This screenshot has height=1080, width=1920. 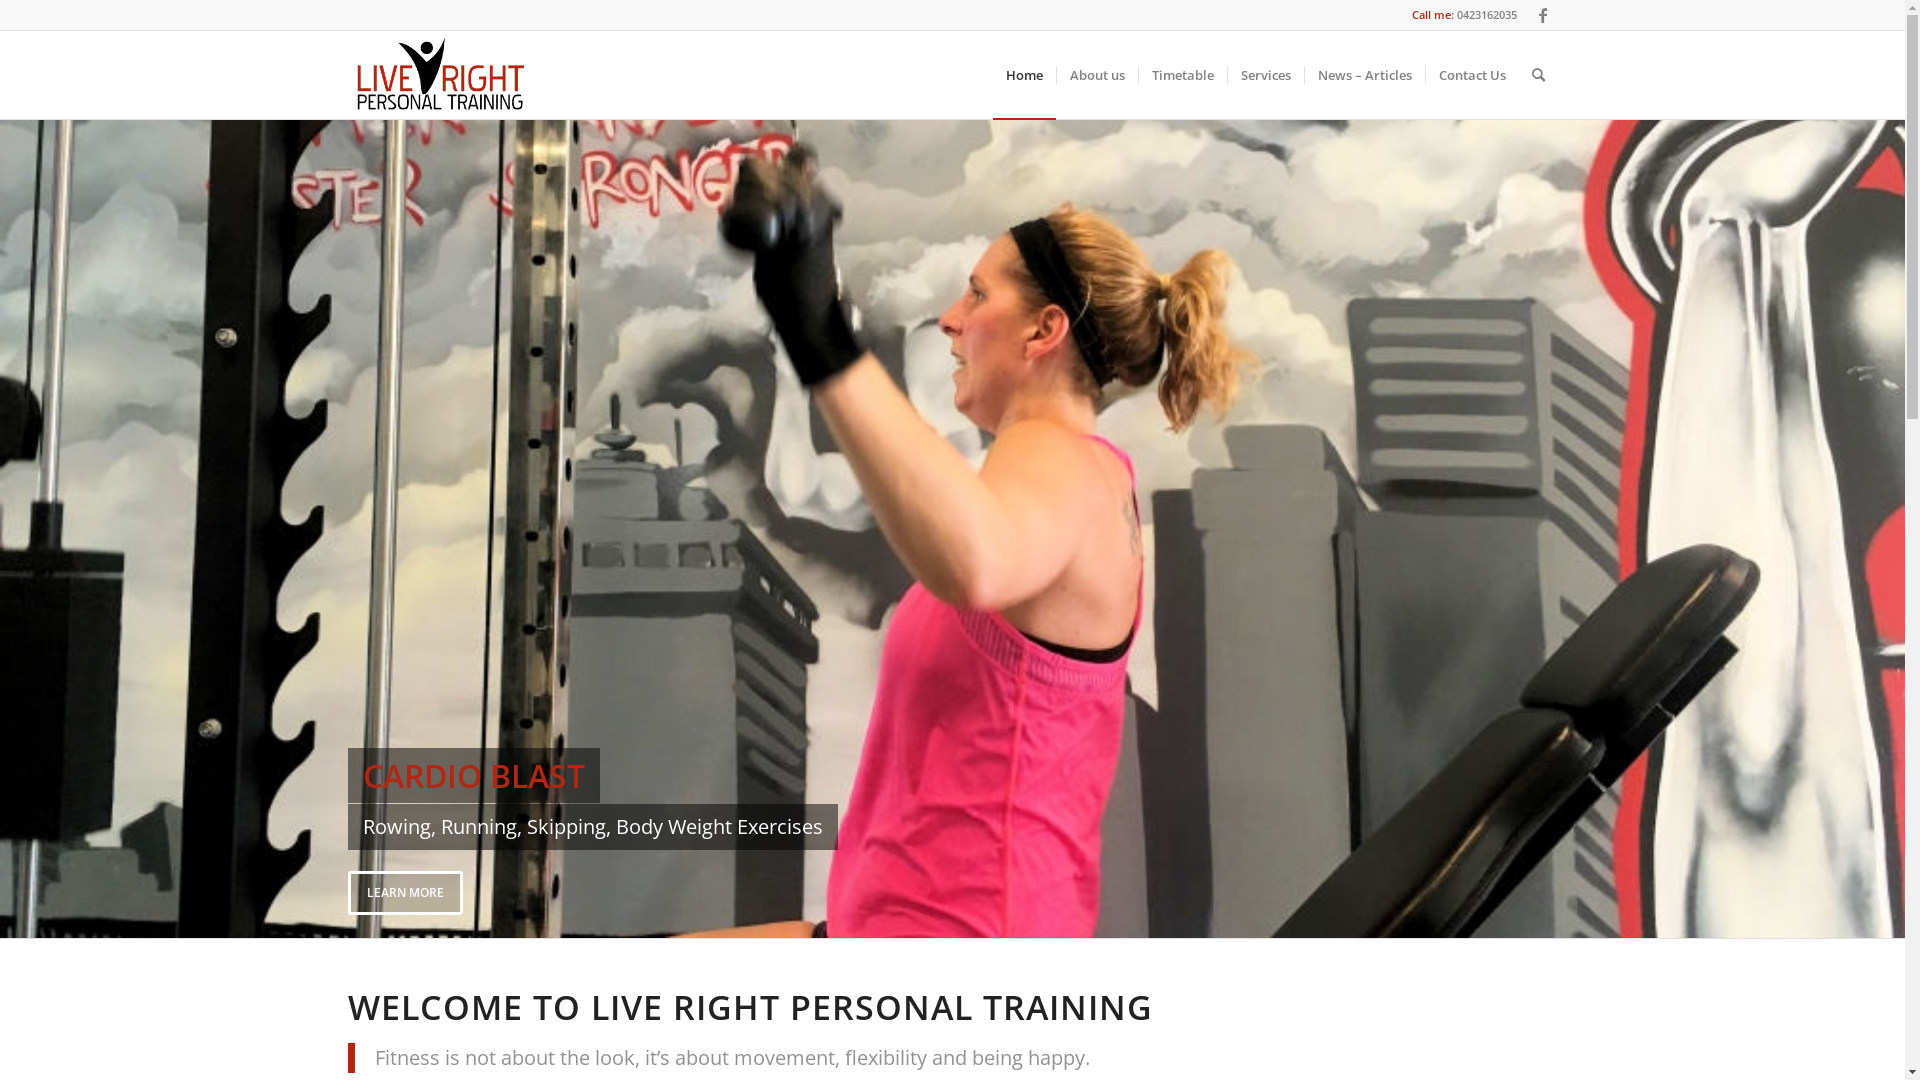 What do you see at coordinates (1470, 73) in the screenshot?
I see `'Contact Us'` at bounding box center [1470, 73].